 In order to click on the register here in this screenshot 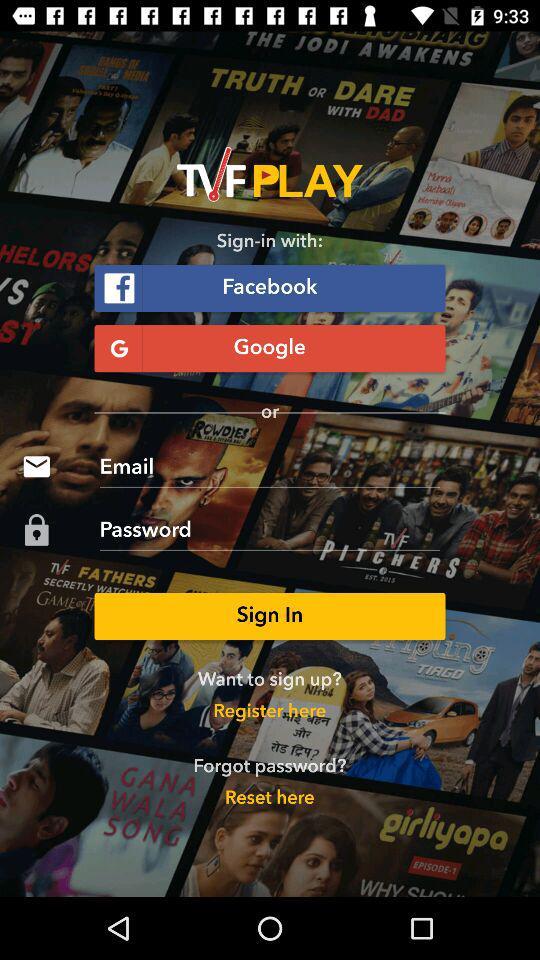, I will do `click(269, 712)`.